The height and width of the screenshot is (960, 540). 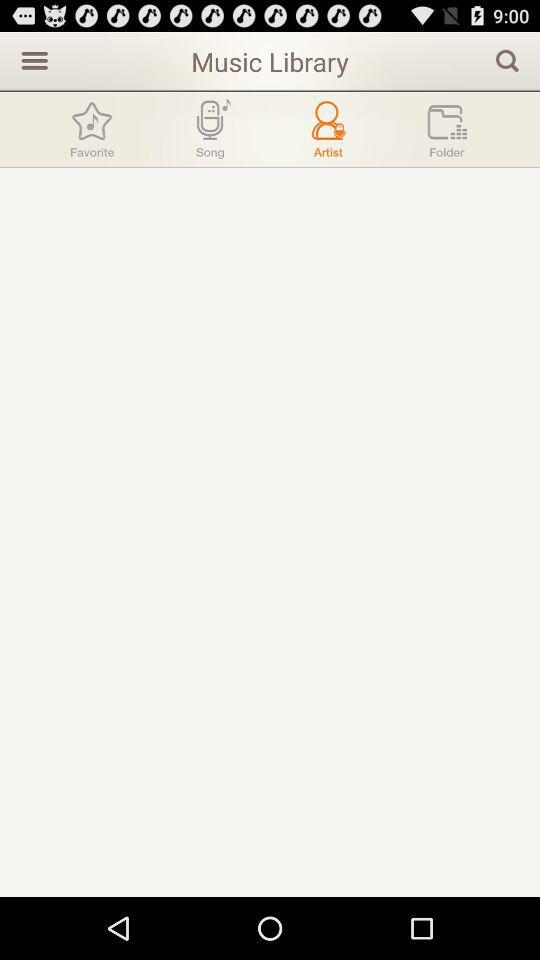 What do you see at coordinates (328, 128) in the screenshot?
I see `artist menu` at bounding box center [328, 128].